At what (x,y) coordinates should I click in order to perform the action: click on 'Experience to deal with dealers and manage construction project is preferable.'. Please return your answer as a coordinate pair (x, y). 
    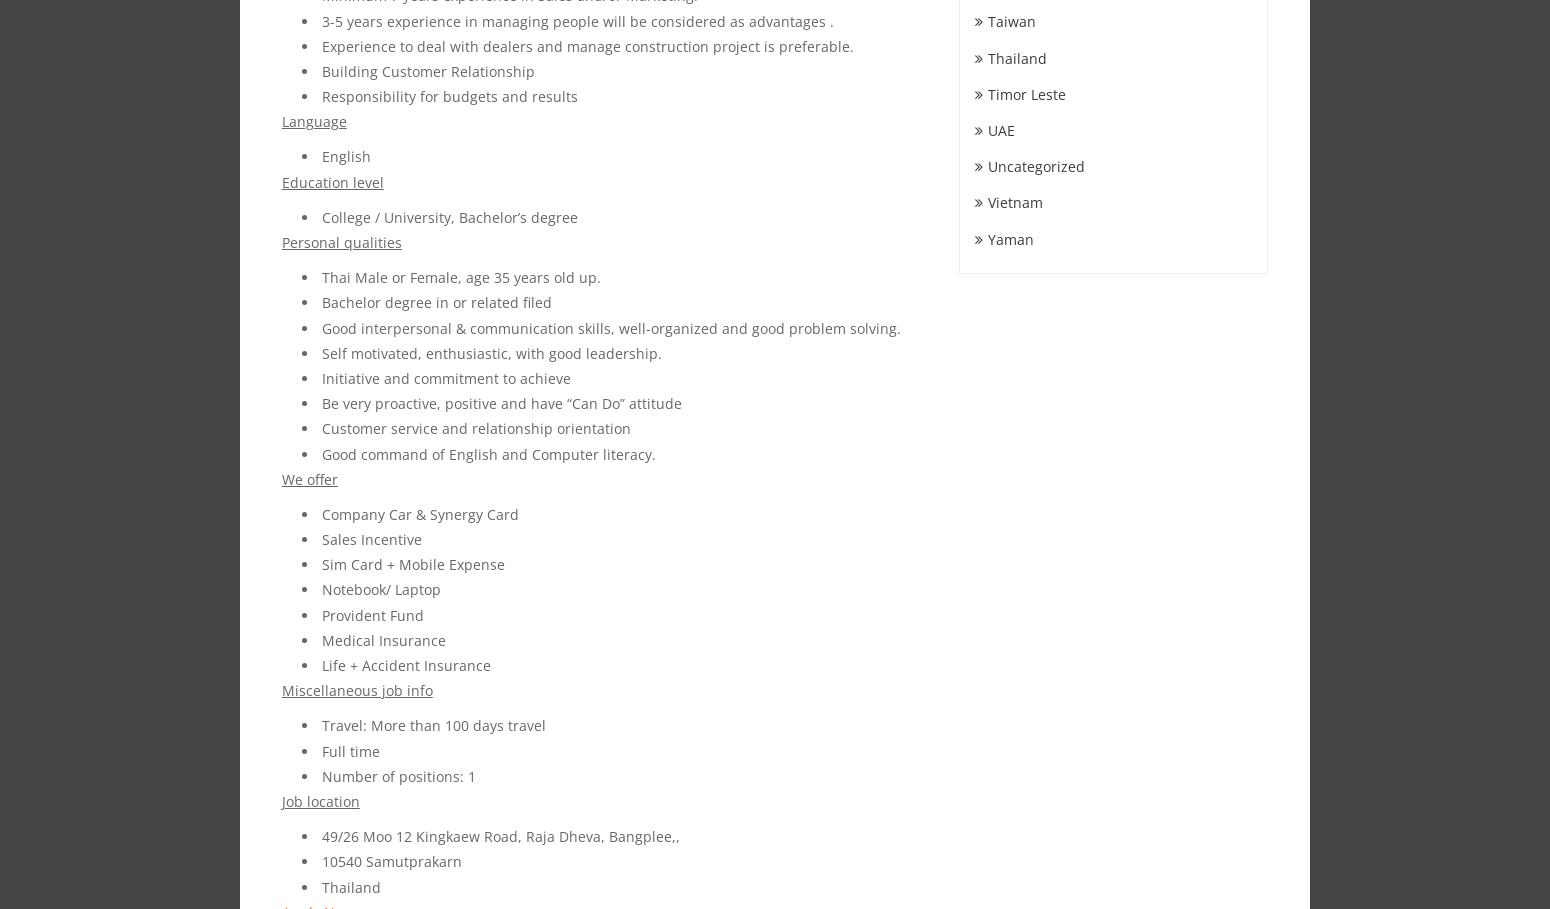
    Looking at the image, I should click on (586, 45).